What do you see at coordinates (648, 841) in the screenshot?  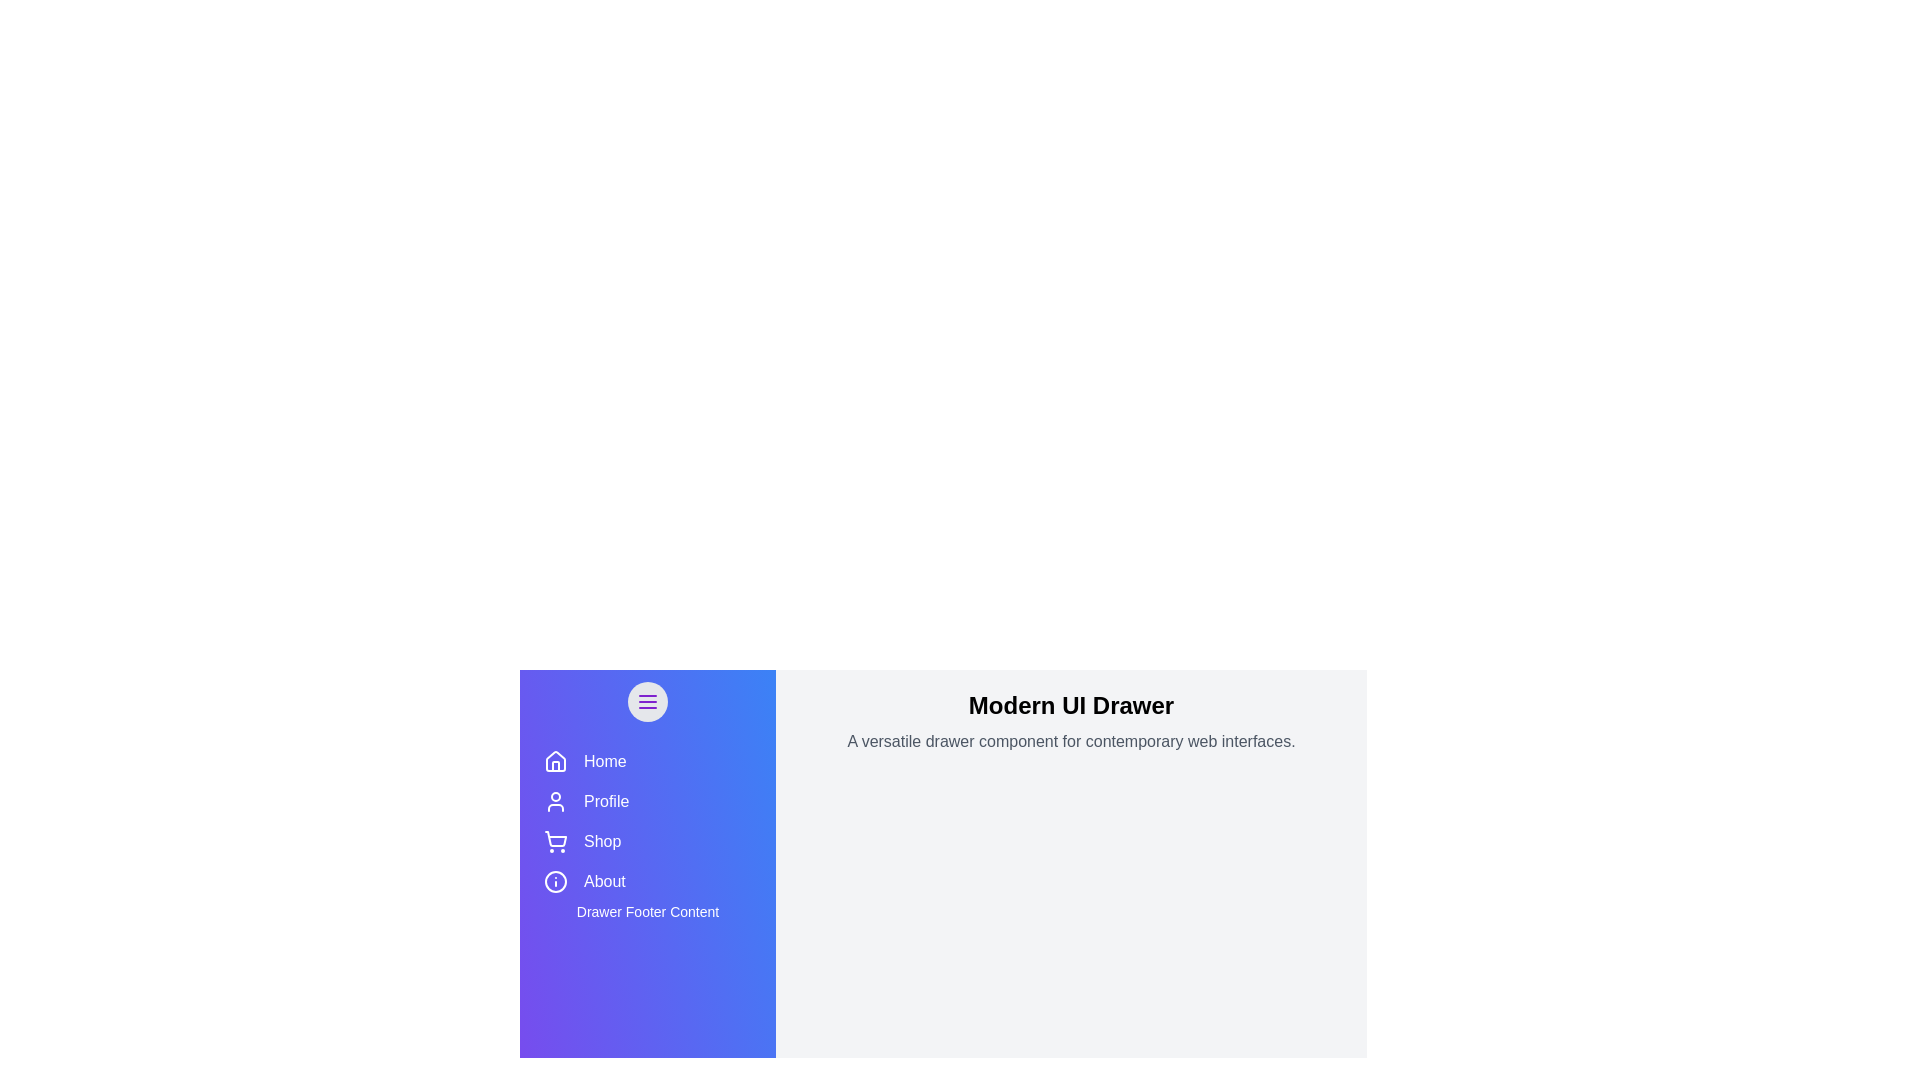 I see `the navigation item labeled 'Shop' to observe the hover effect` at bounding box center [648, 841].